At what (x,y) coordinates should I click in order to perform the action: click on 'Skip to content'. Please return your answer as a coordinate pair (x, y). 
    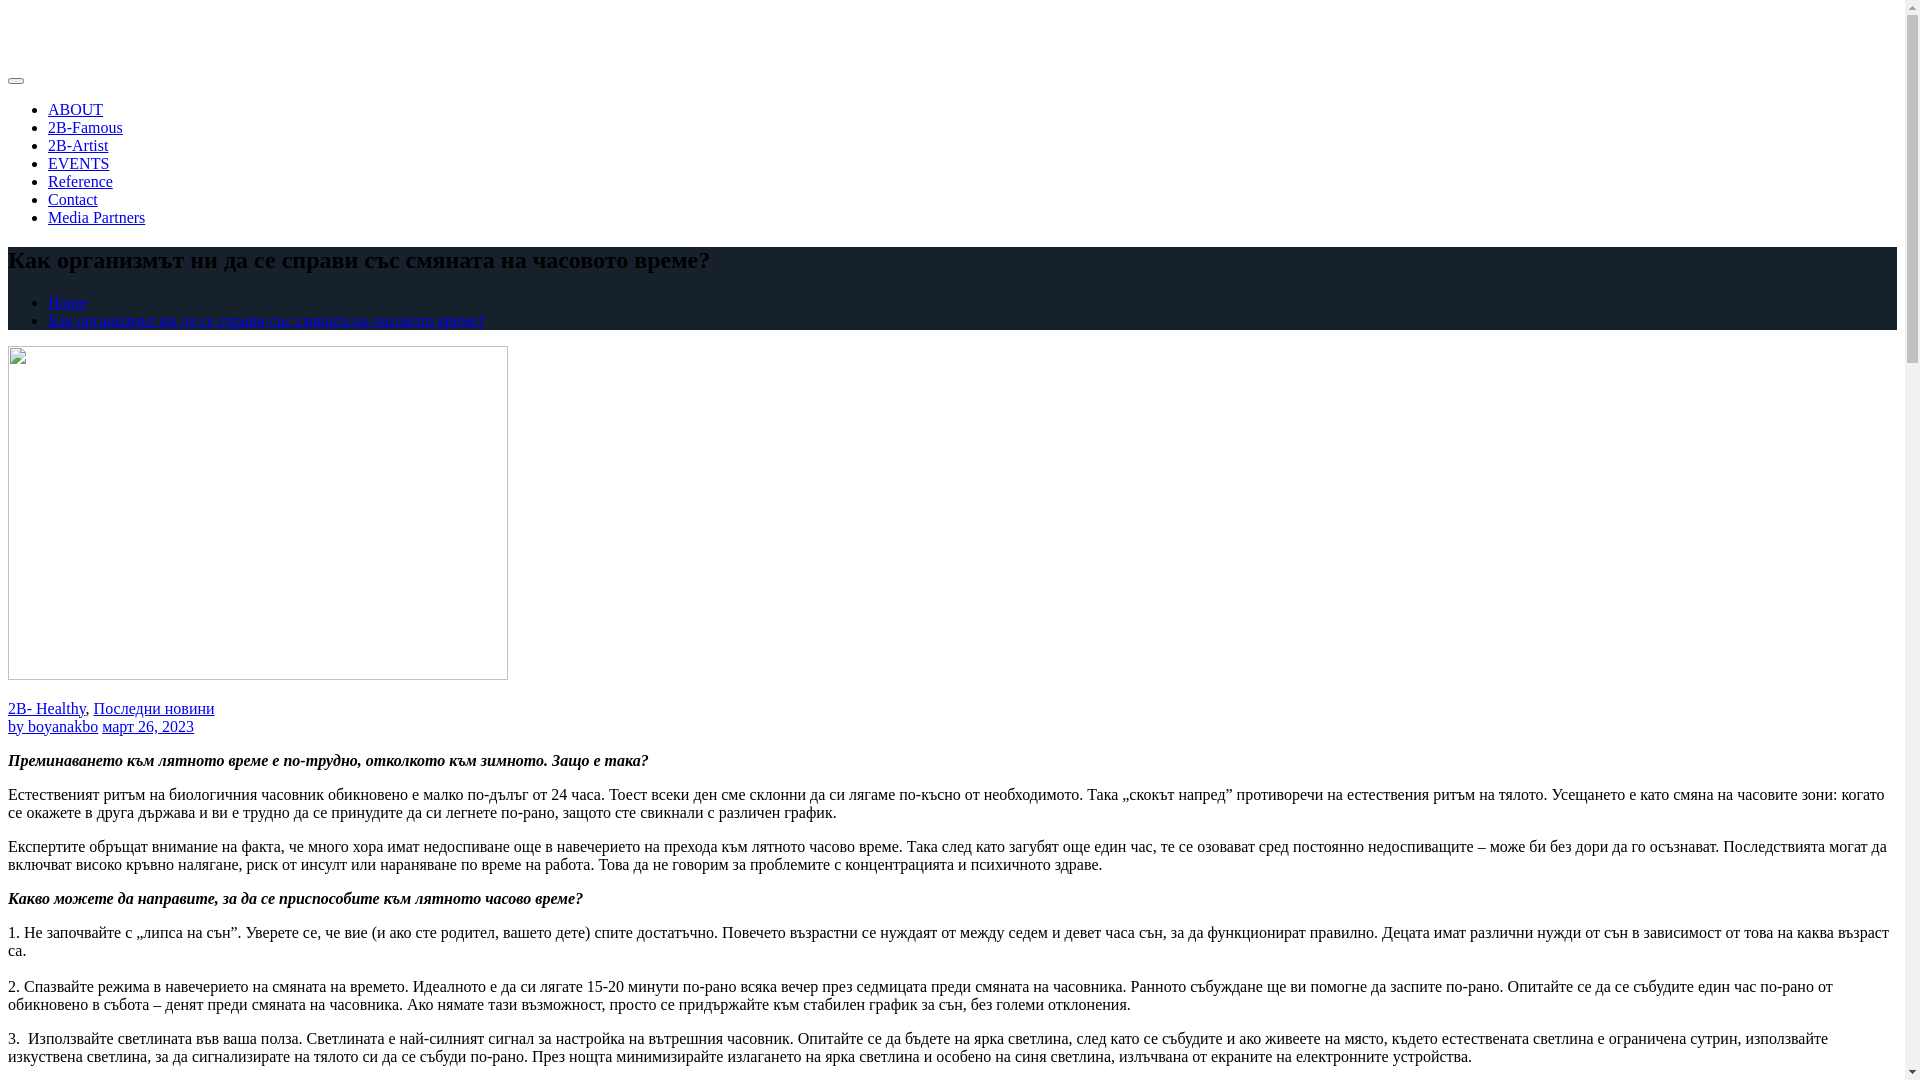
    Looking at the image, I should click on (7, 19).